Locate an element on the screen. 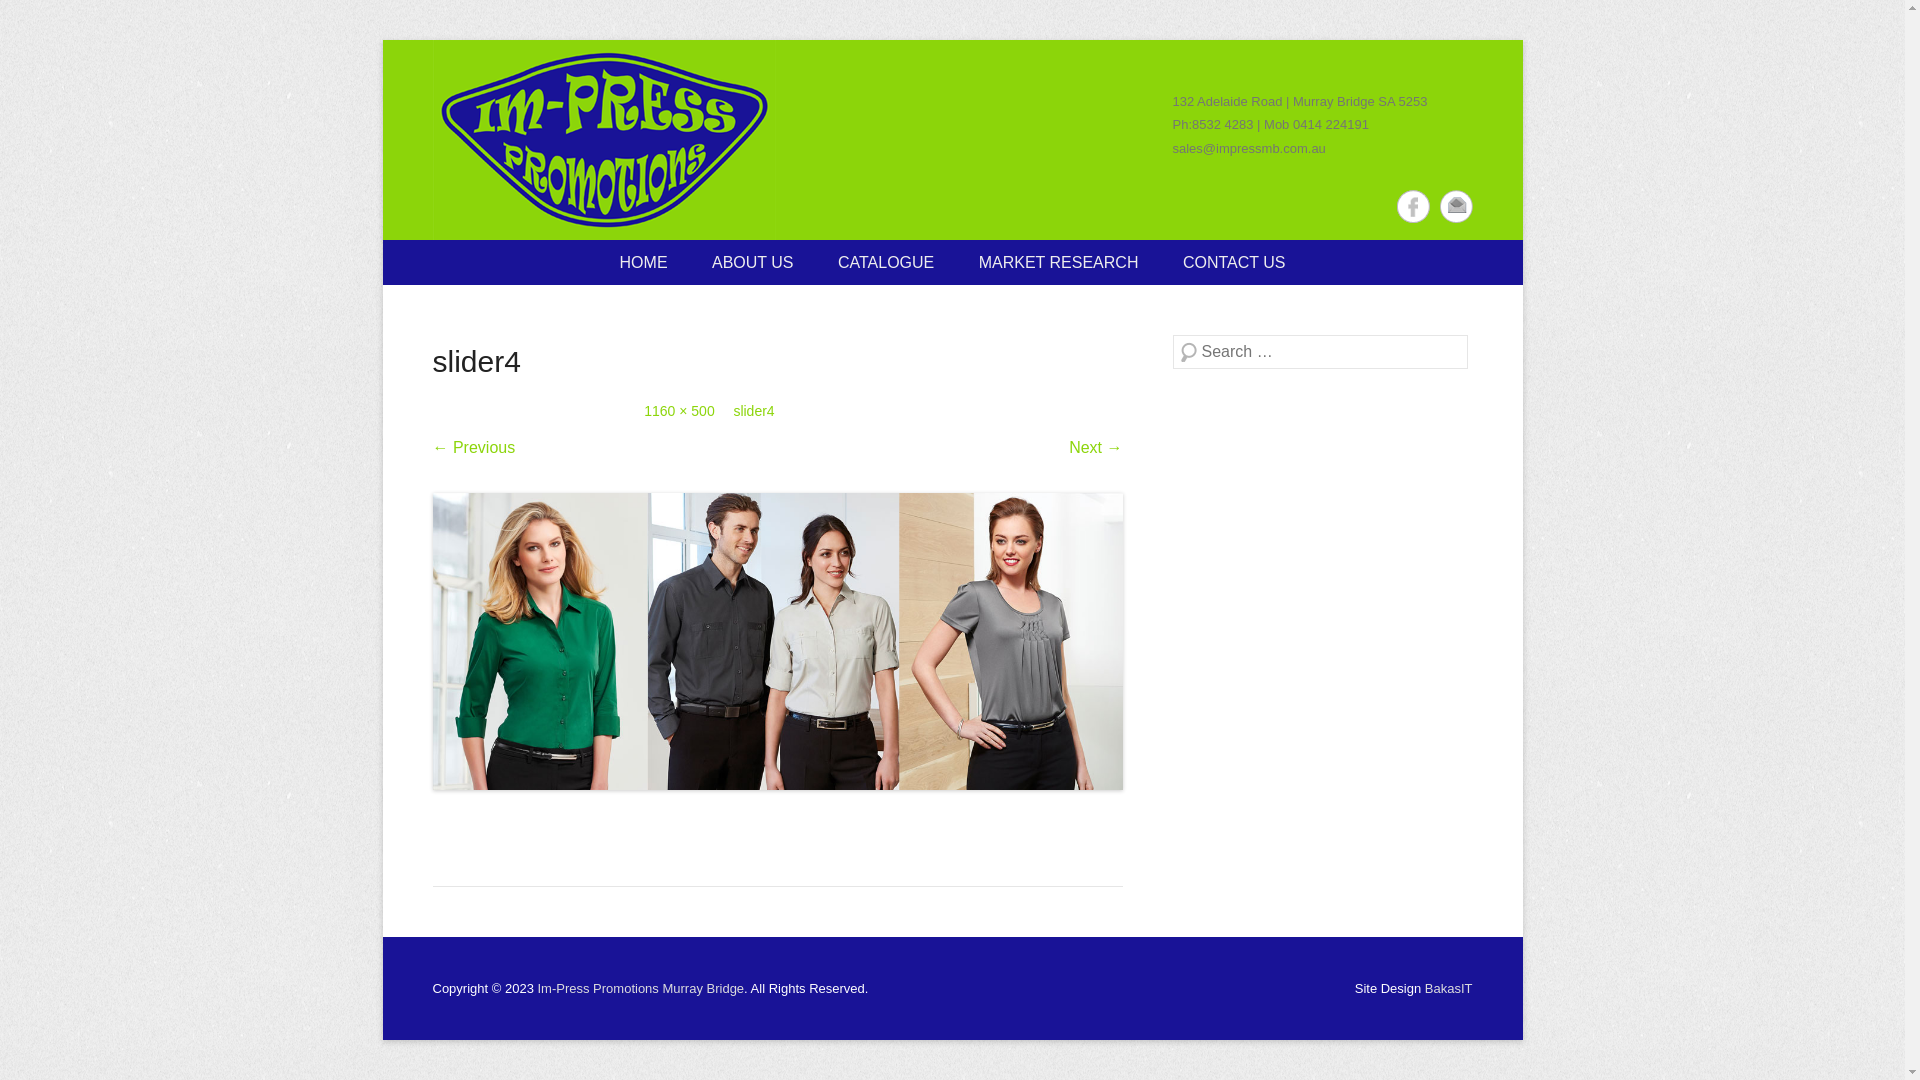 The height and width of the screenshot is (1080, 1920). 'ABOUT US' is located at coordinates (752, 261).